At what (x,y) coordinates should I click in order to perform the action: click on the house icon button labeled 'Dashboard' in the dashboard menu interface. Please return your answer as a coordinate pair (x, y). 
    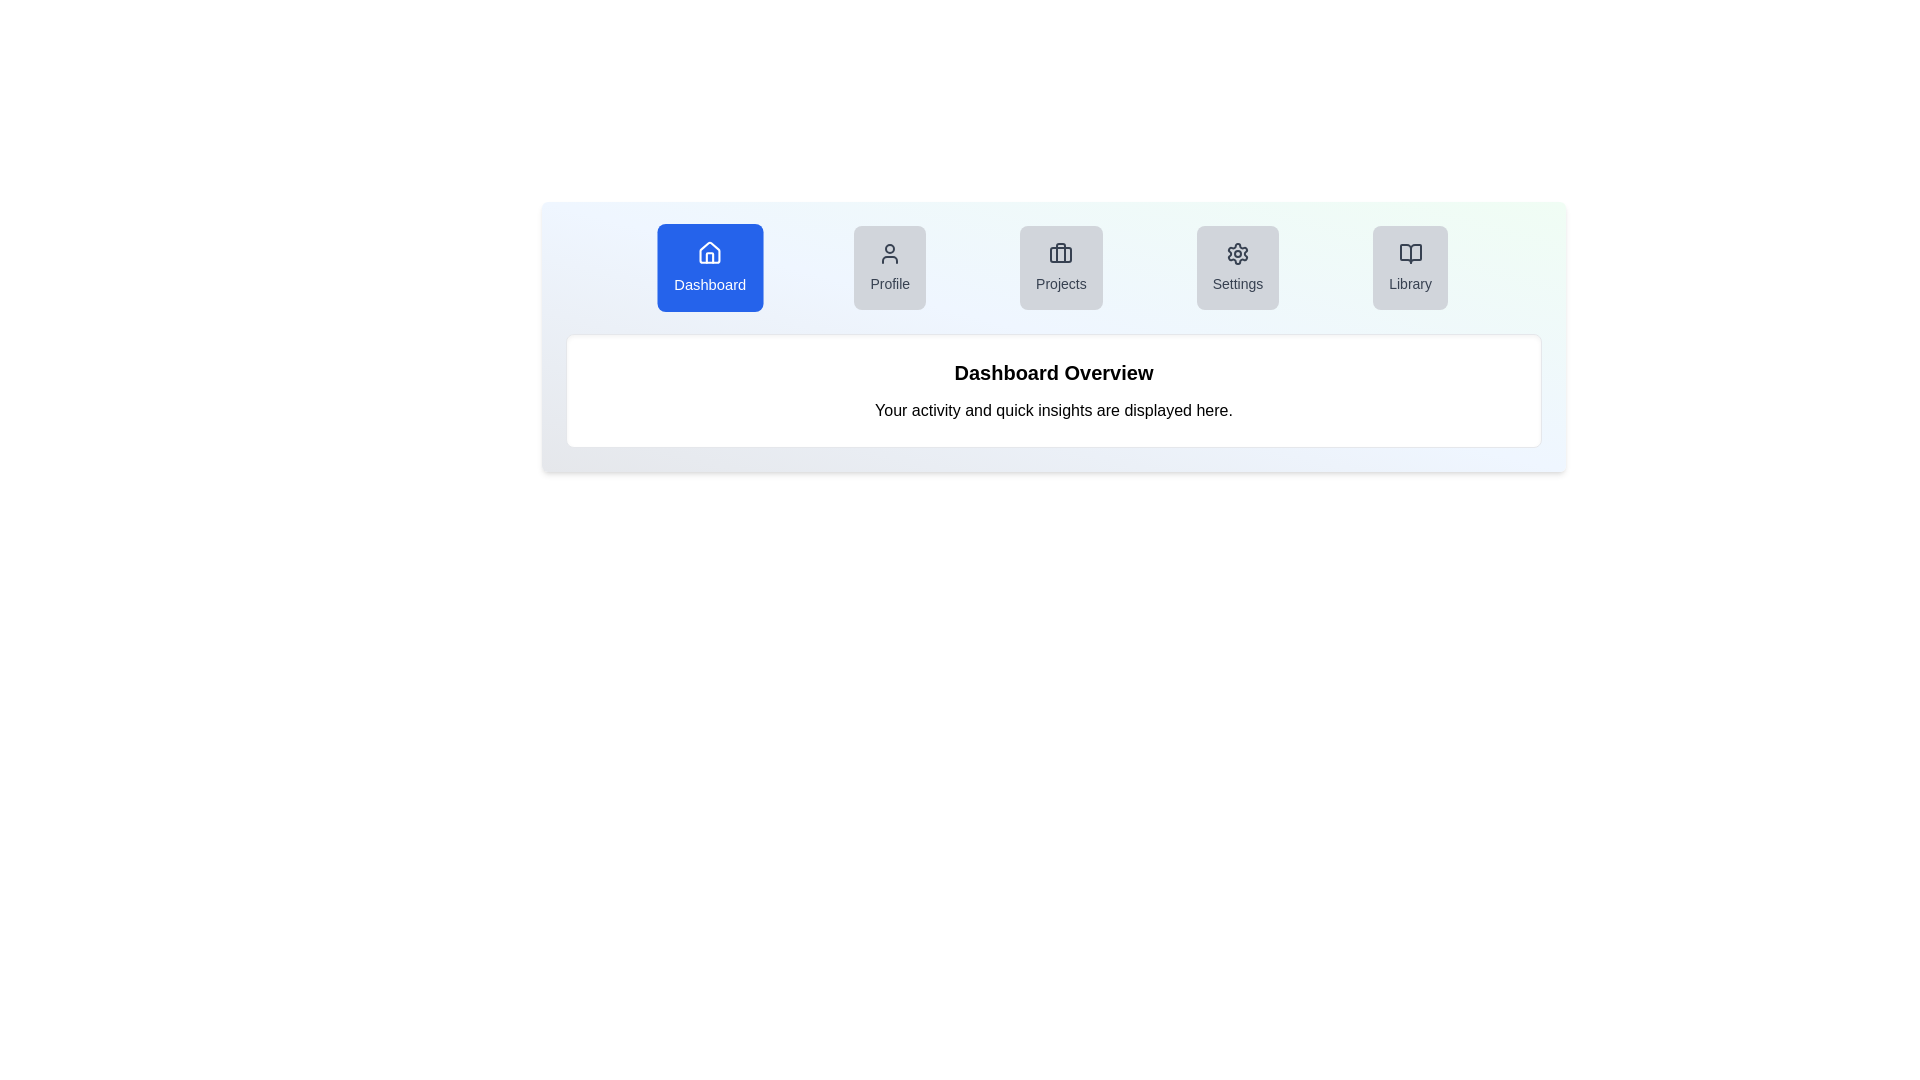
    Looking at the image, I should click on (710, 251).